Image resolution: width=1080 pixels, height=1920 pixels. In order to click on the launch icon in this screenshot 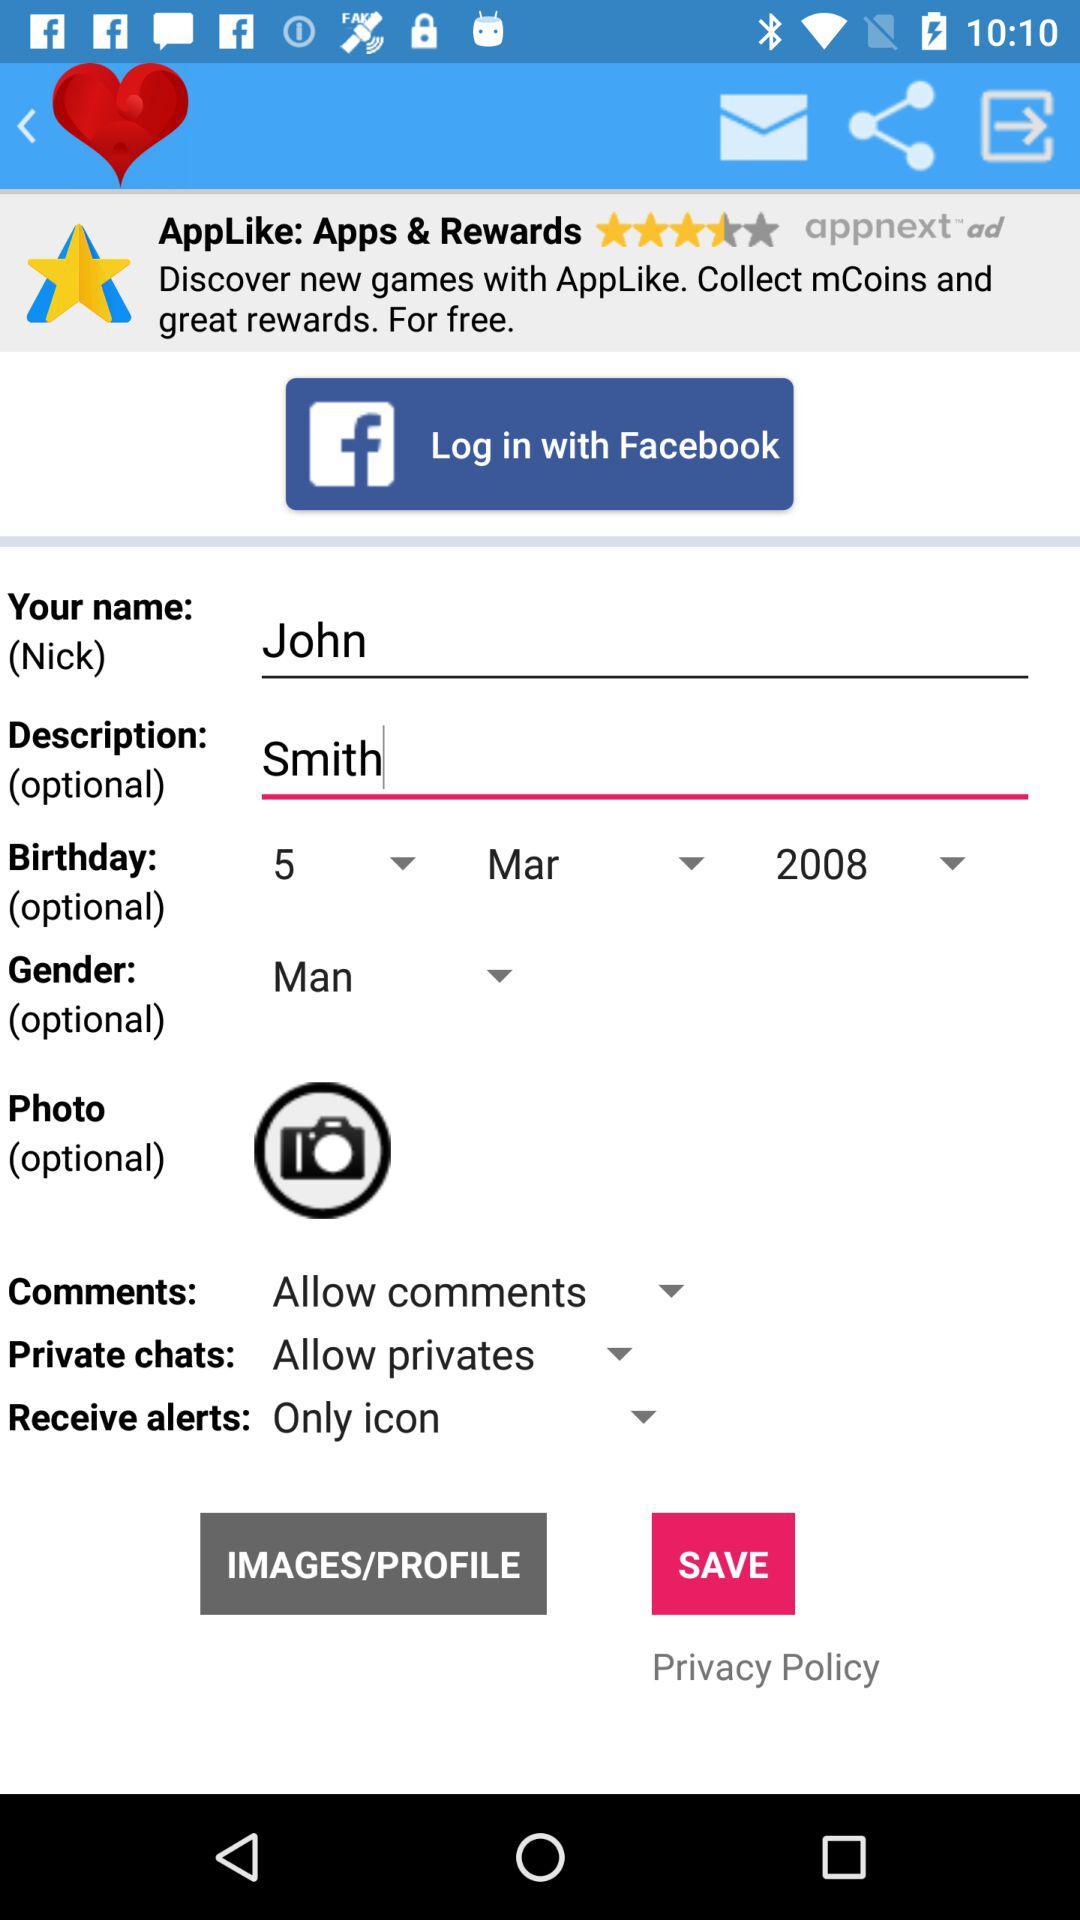, I will do `click(1017, 124)`.